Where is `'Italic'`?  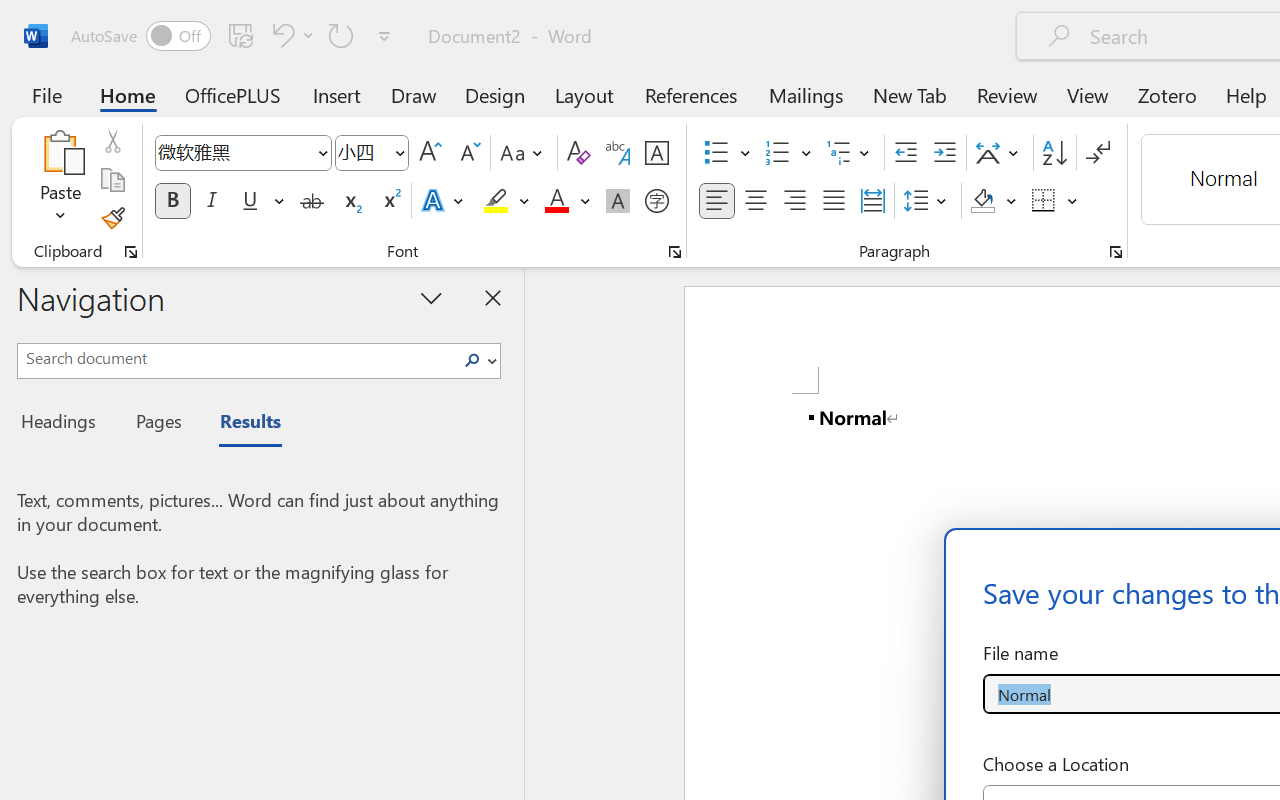 'Italic' is located at coordinates (212, 201).